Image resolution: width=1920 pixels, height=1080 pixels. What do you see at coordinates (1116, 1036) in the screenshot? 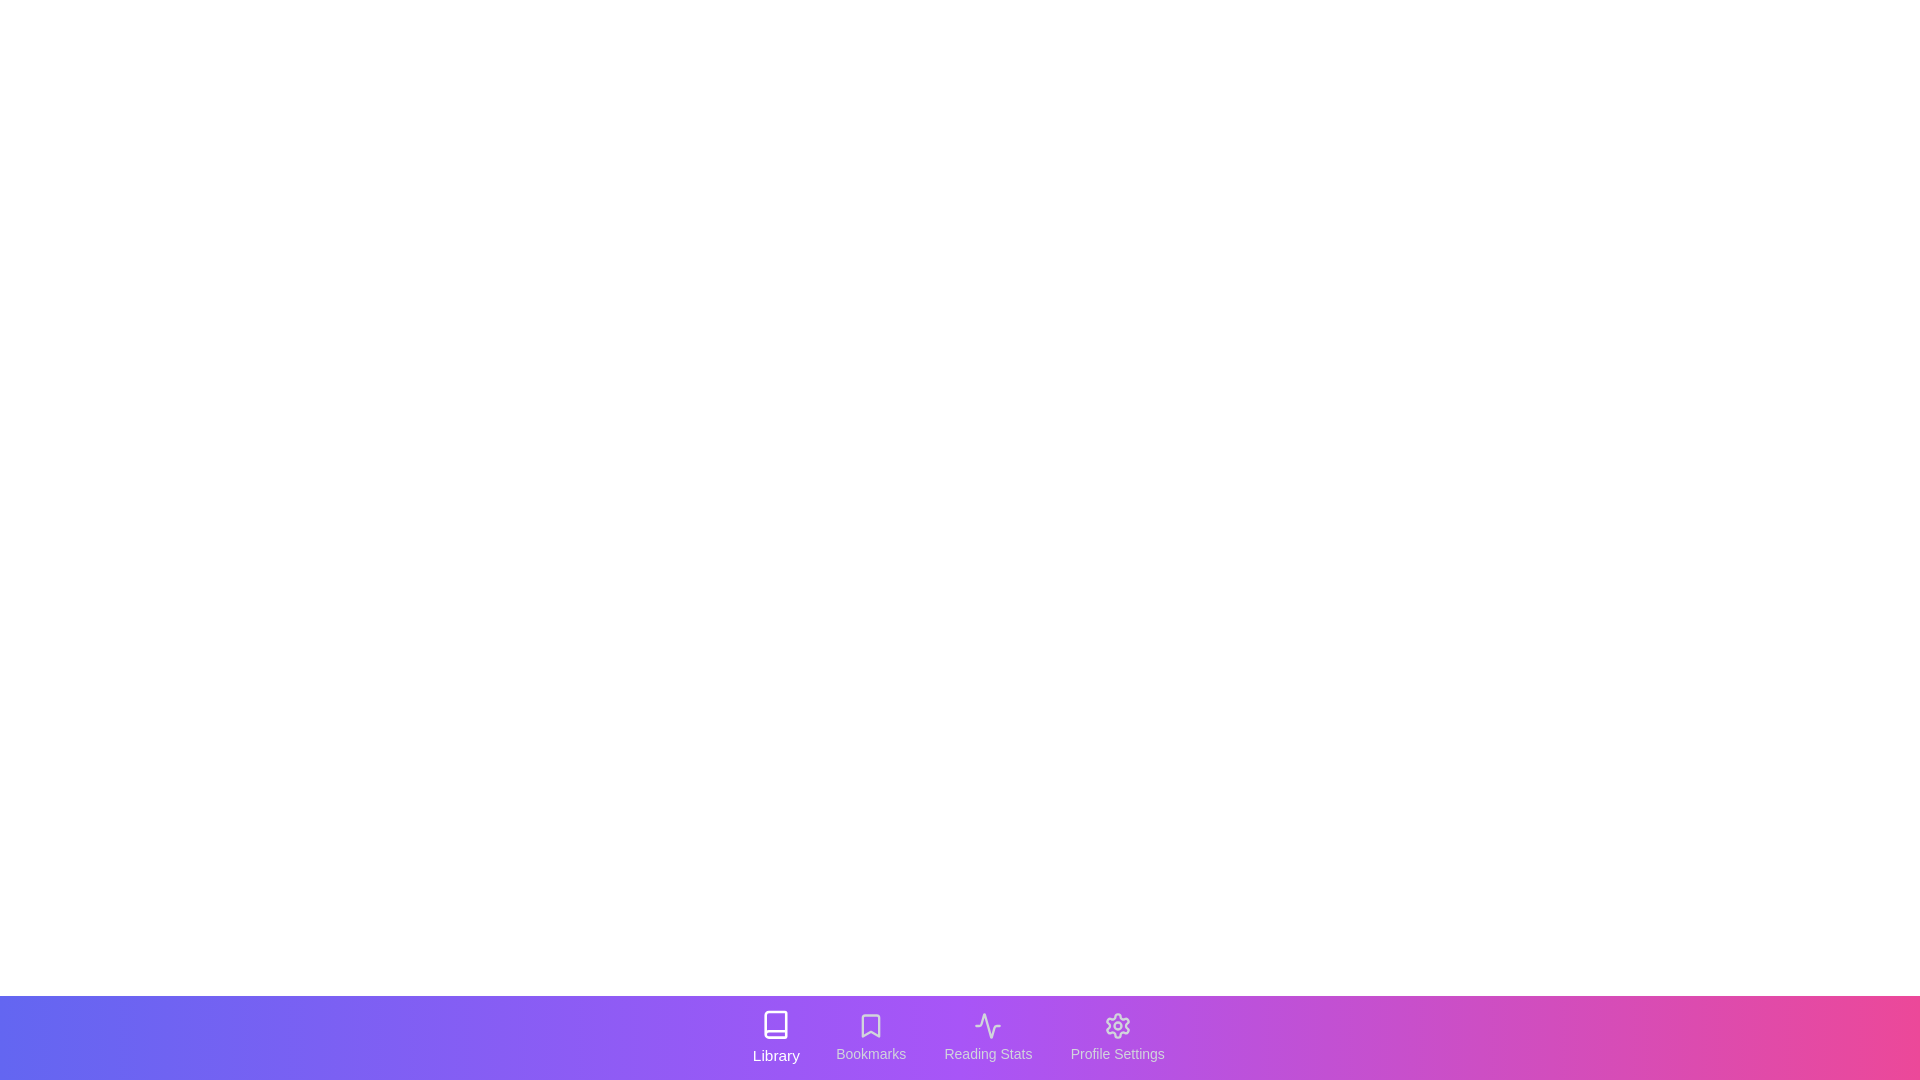
I see `the Profile Settings tab in the bottom navigation bar` at bounding box center [1116, 1036].